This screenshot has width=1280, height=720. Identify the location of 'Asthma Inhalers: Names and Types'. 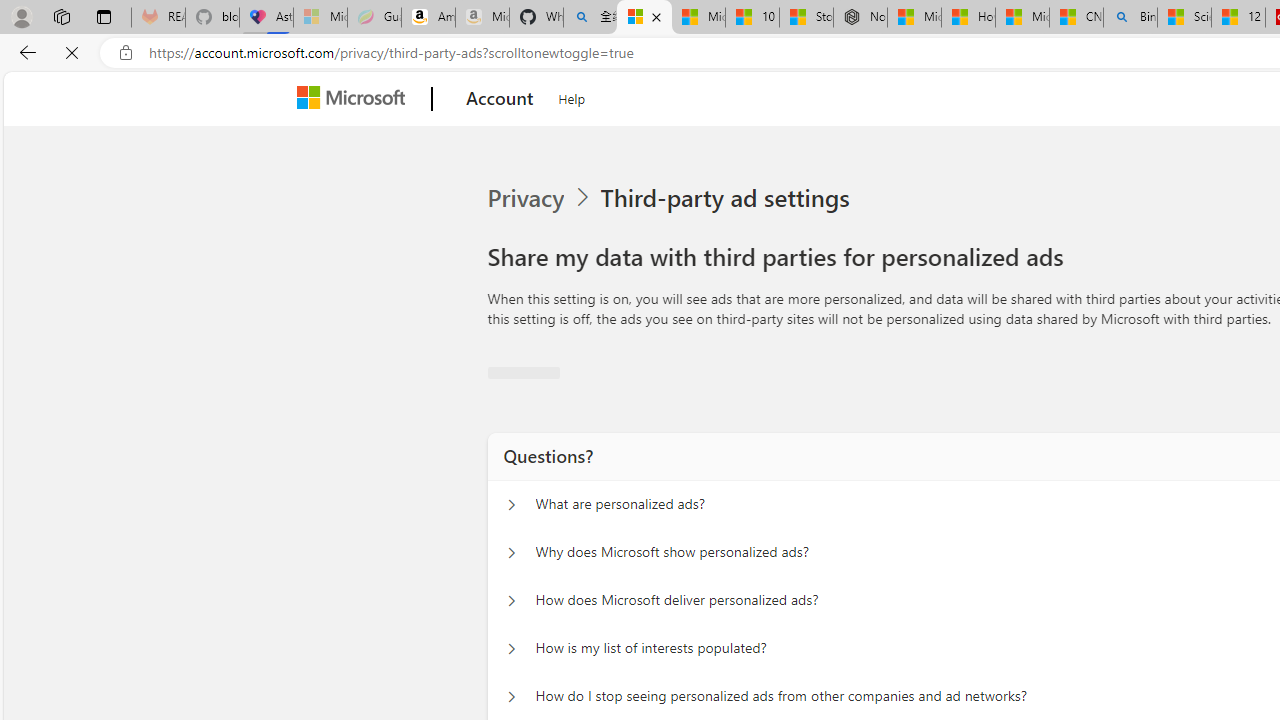
(265, 17).